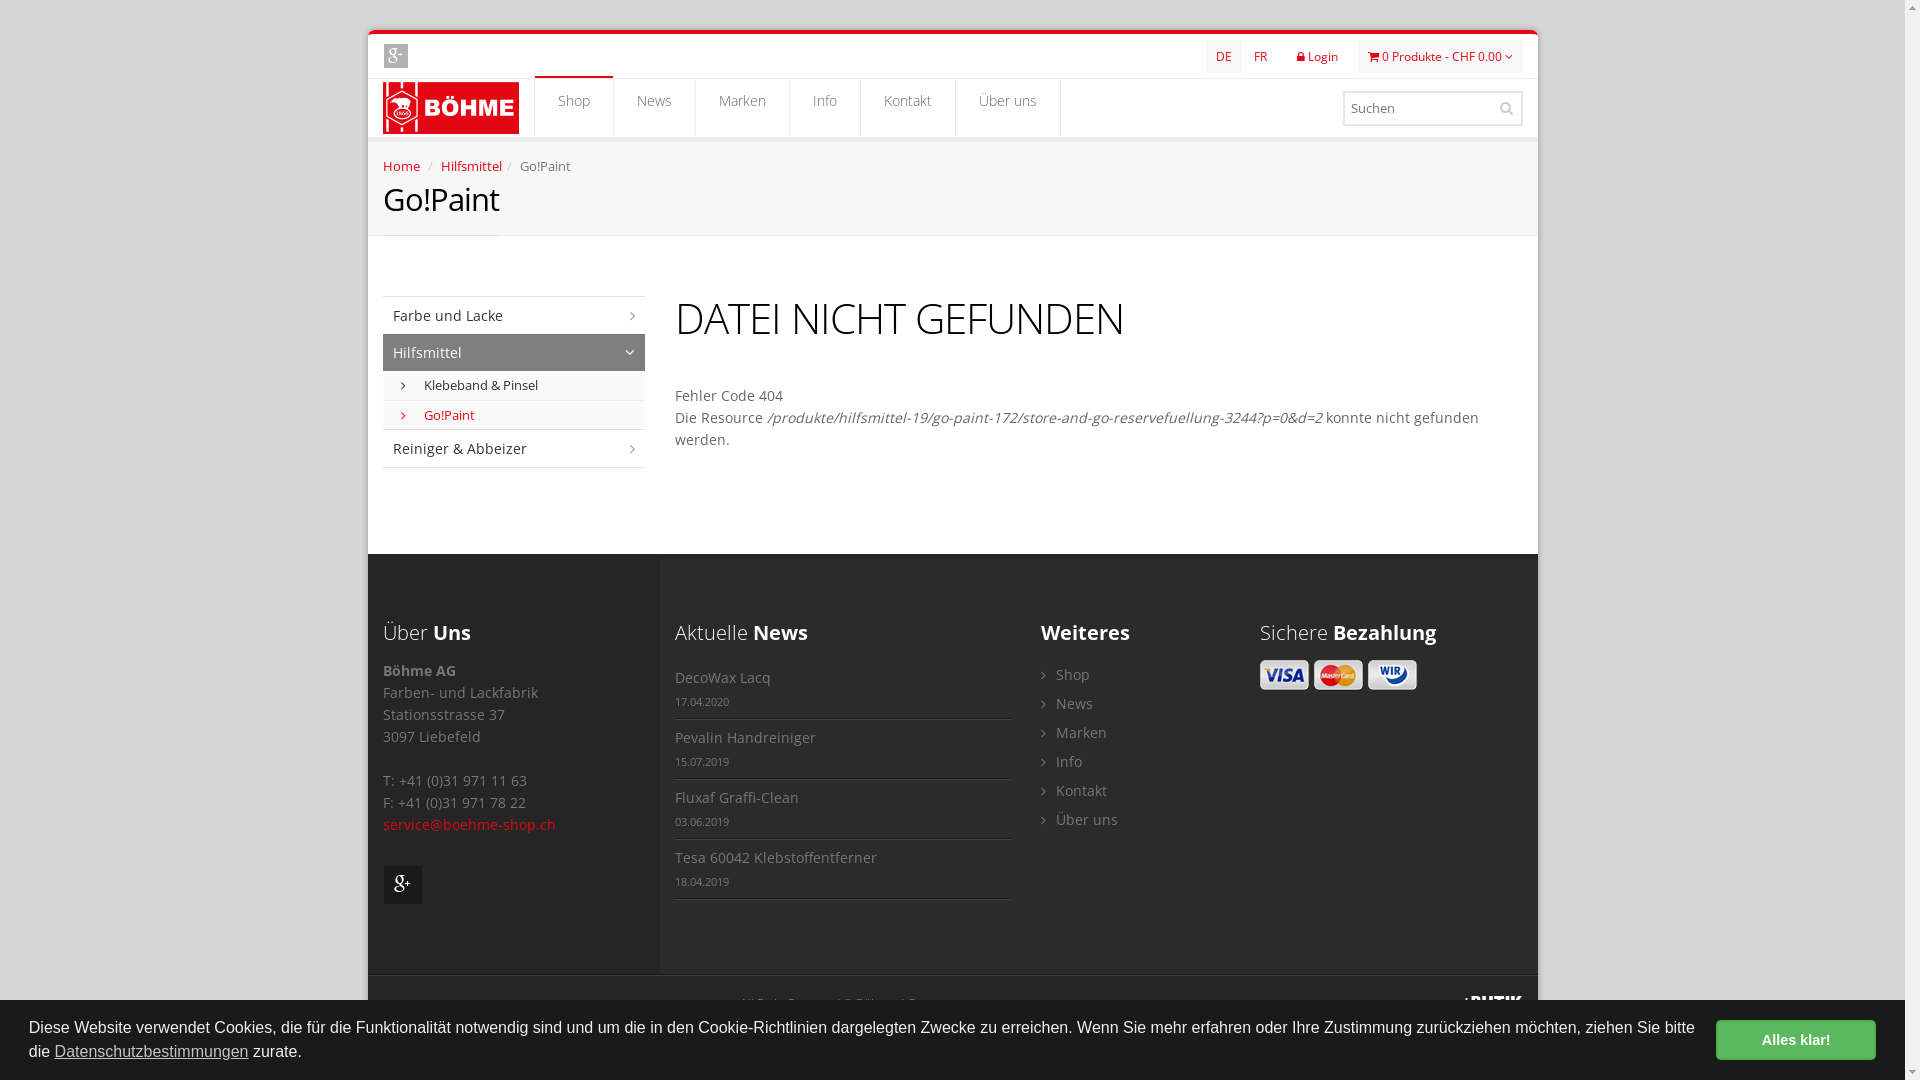 The height and width of the screenshot is (1080, 1920). What do you see at coordinates (398, 385) in the screenshot?
I see `'Klebeband & Pinsel'` at bounding box center [398, 385].